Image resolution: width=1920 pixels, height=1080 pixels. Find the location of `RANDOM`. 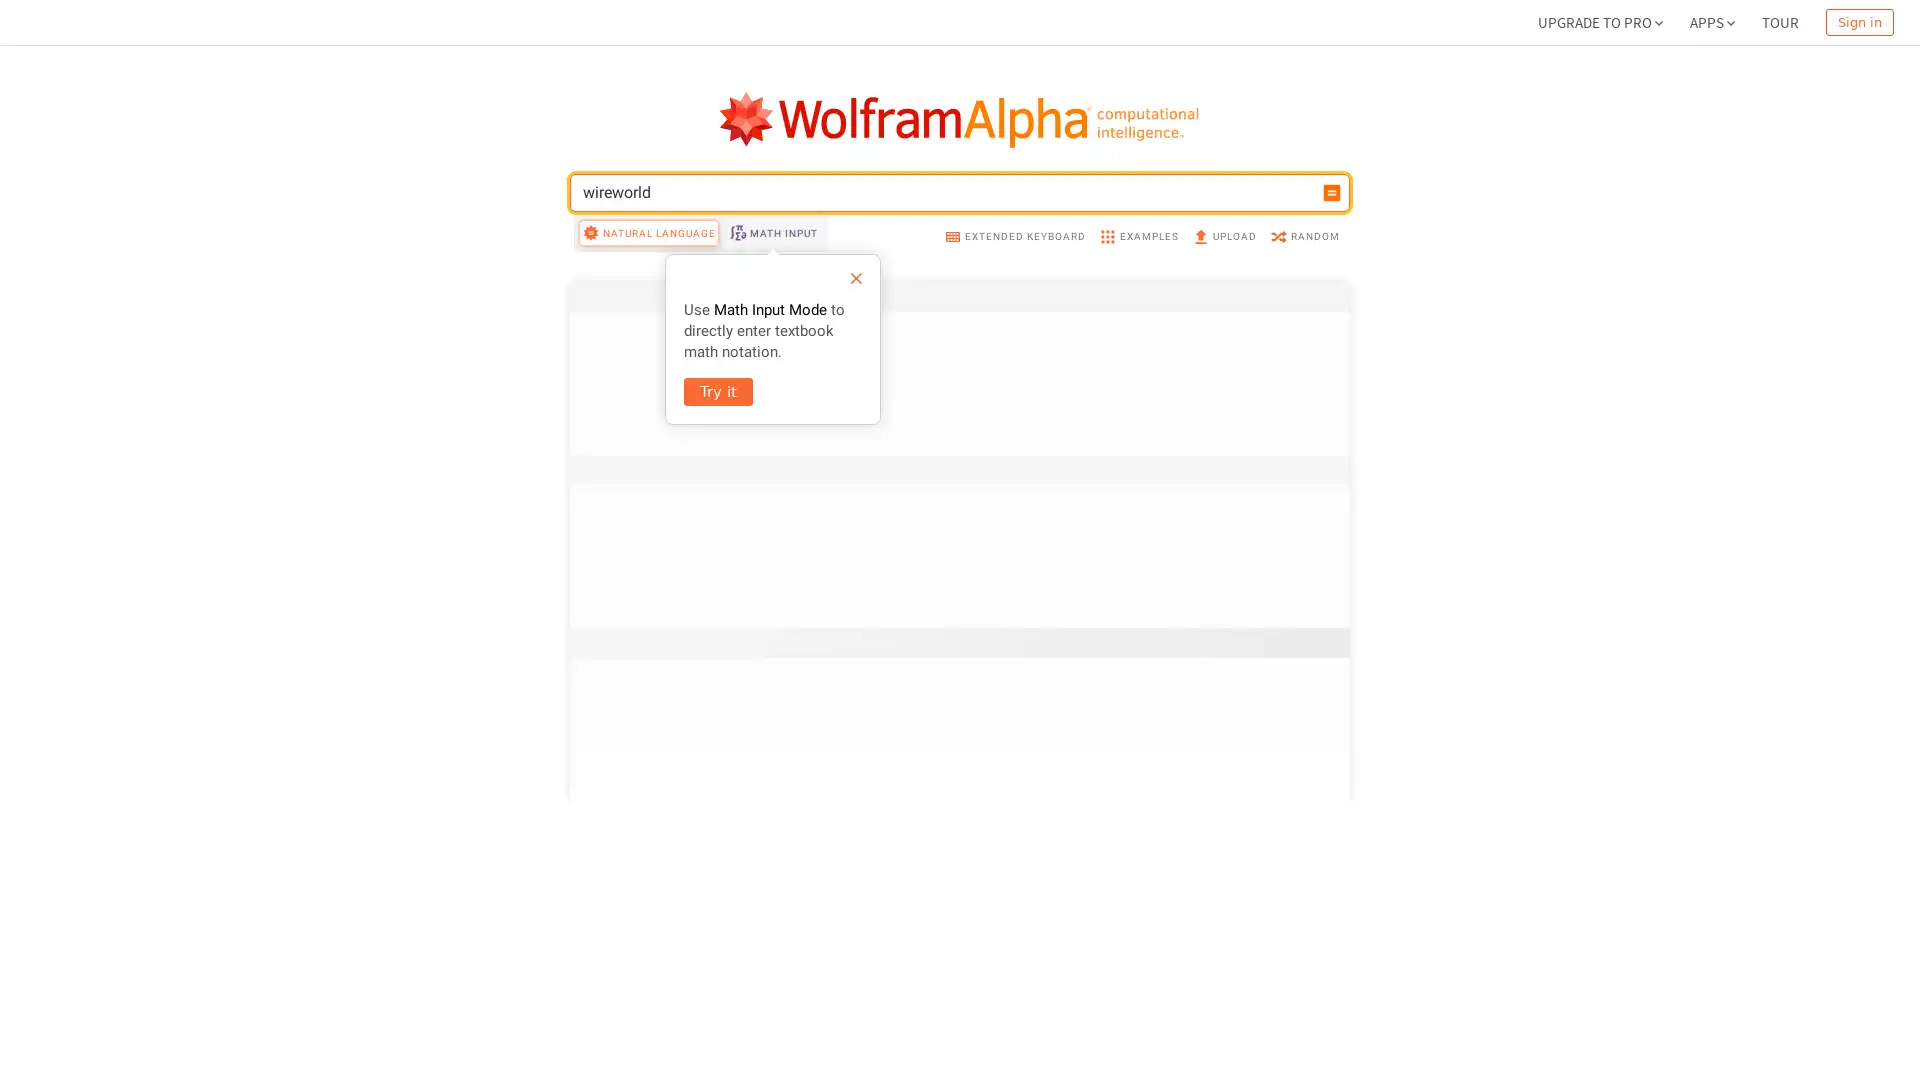

RANDOM is located at coordinates (1304, 405).